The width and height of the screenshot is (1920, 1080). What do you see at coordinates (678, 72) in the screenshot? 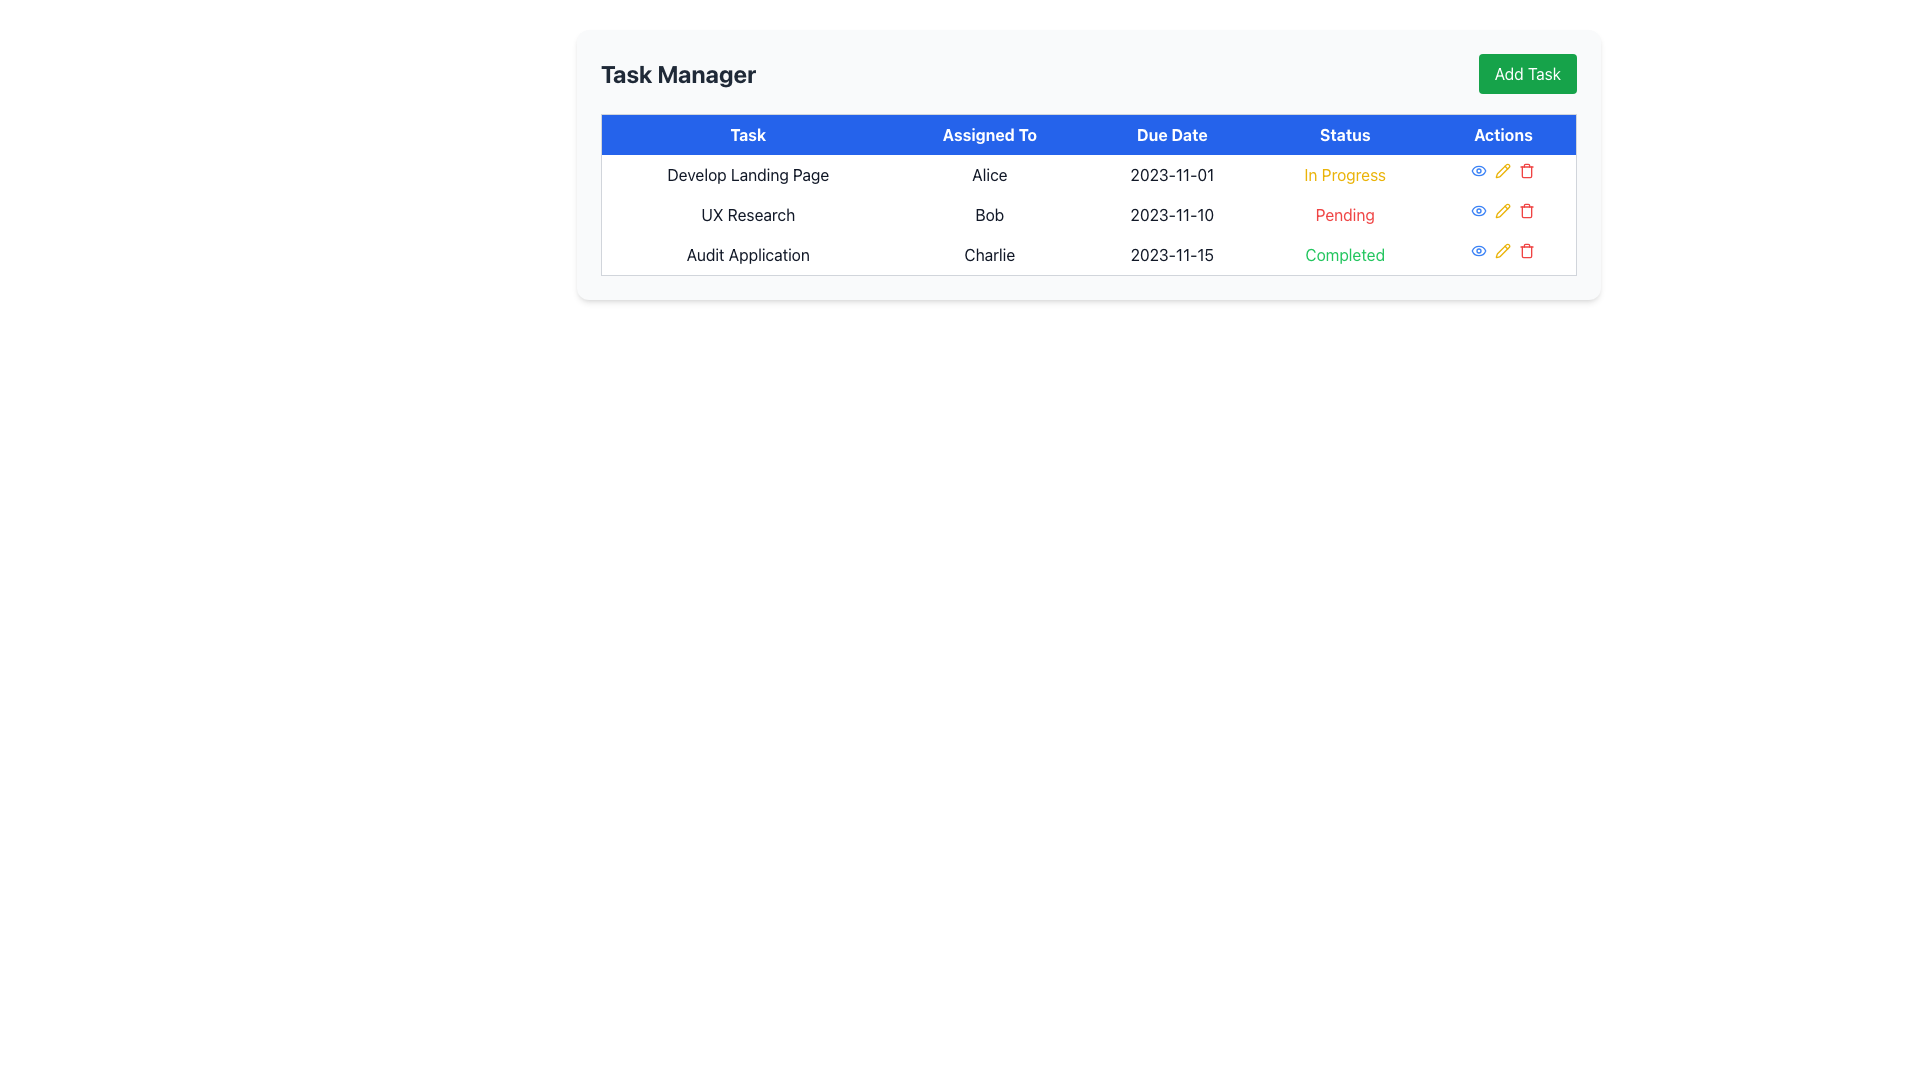
I see `the bold textual header element labeled 'Task Manager' positioned at the top-left corner of the header bar` at bounding box center [678, 72].